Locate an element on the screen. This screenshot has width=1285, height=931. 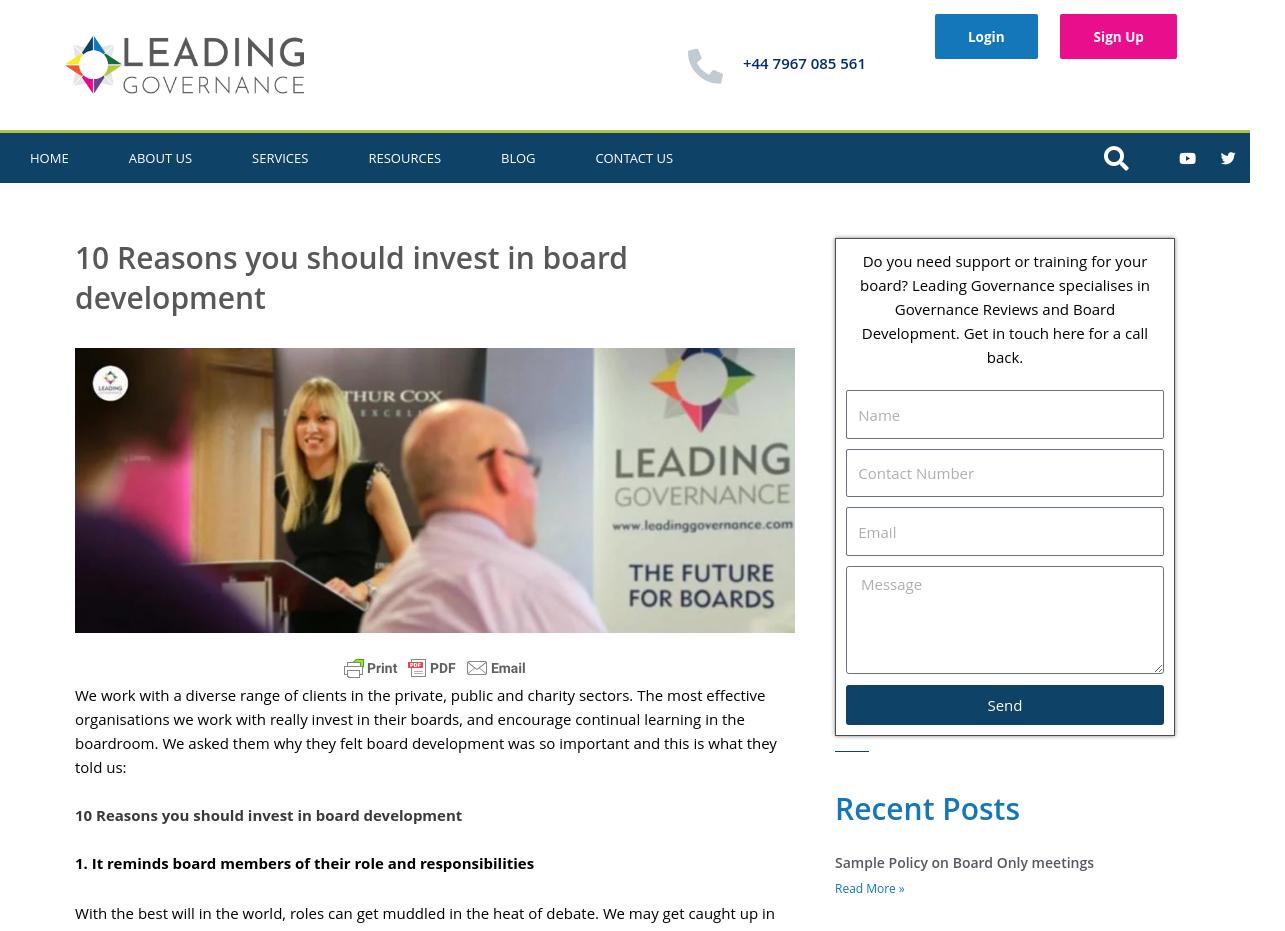
'Blog' is located at coordinates (517, 156).